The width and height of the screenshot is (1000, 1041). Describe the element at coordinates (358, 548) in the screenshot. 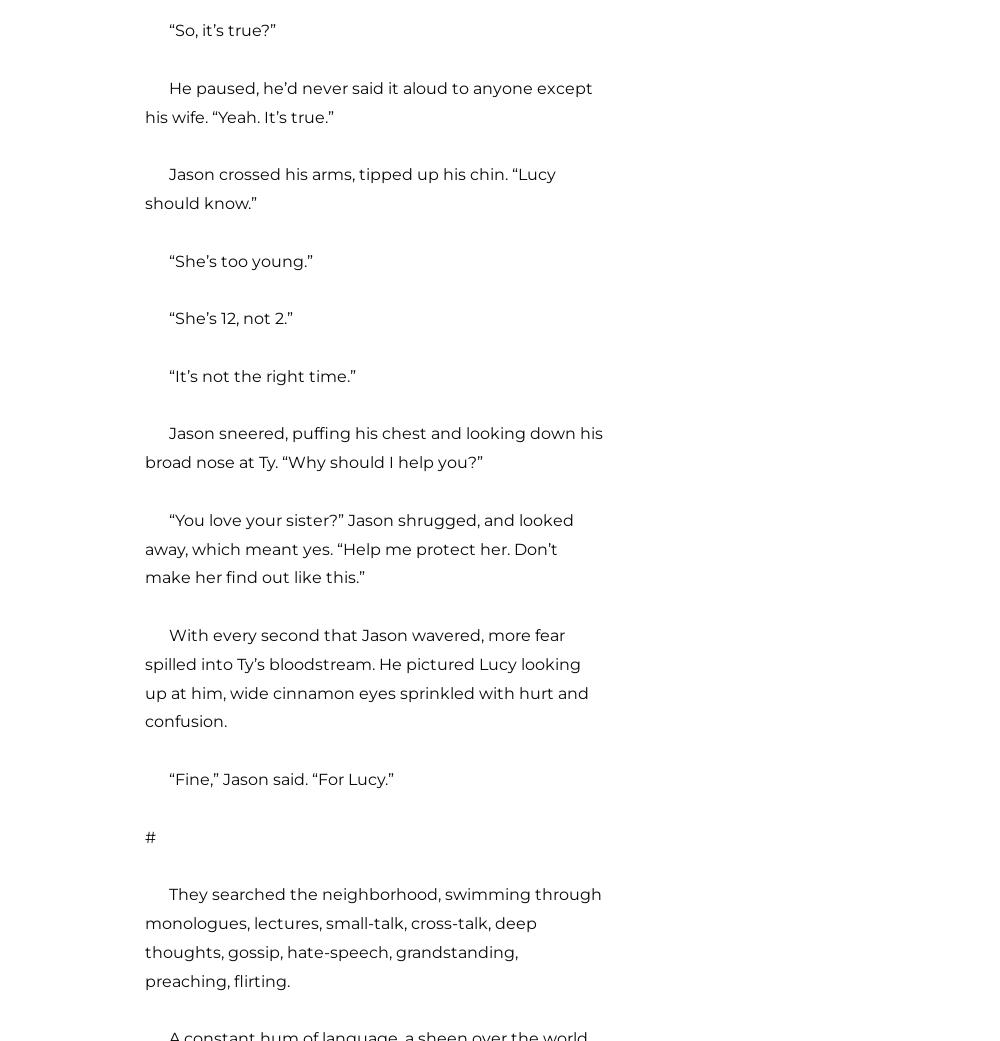

I see `'“You love your sister?” Jason shrugged, and looked away, which meant yes. “Help me protect her. Don’t make her find out like this.”'` at that location.